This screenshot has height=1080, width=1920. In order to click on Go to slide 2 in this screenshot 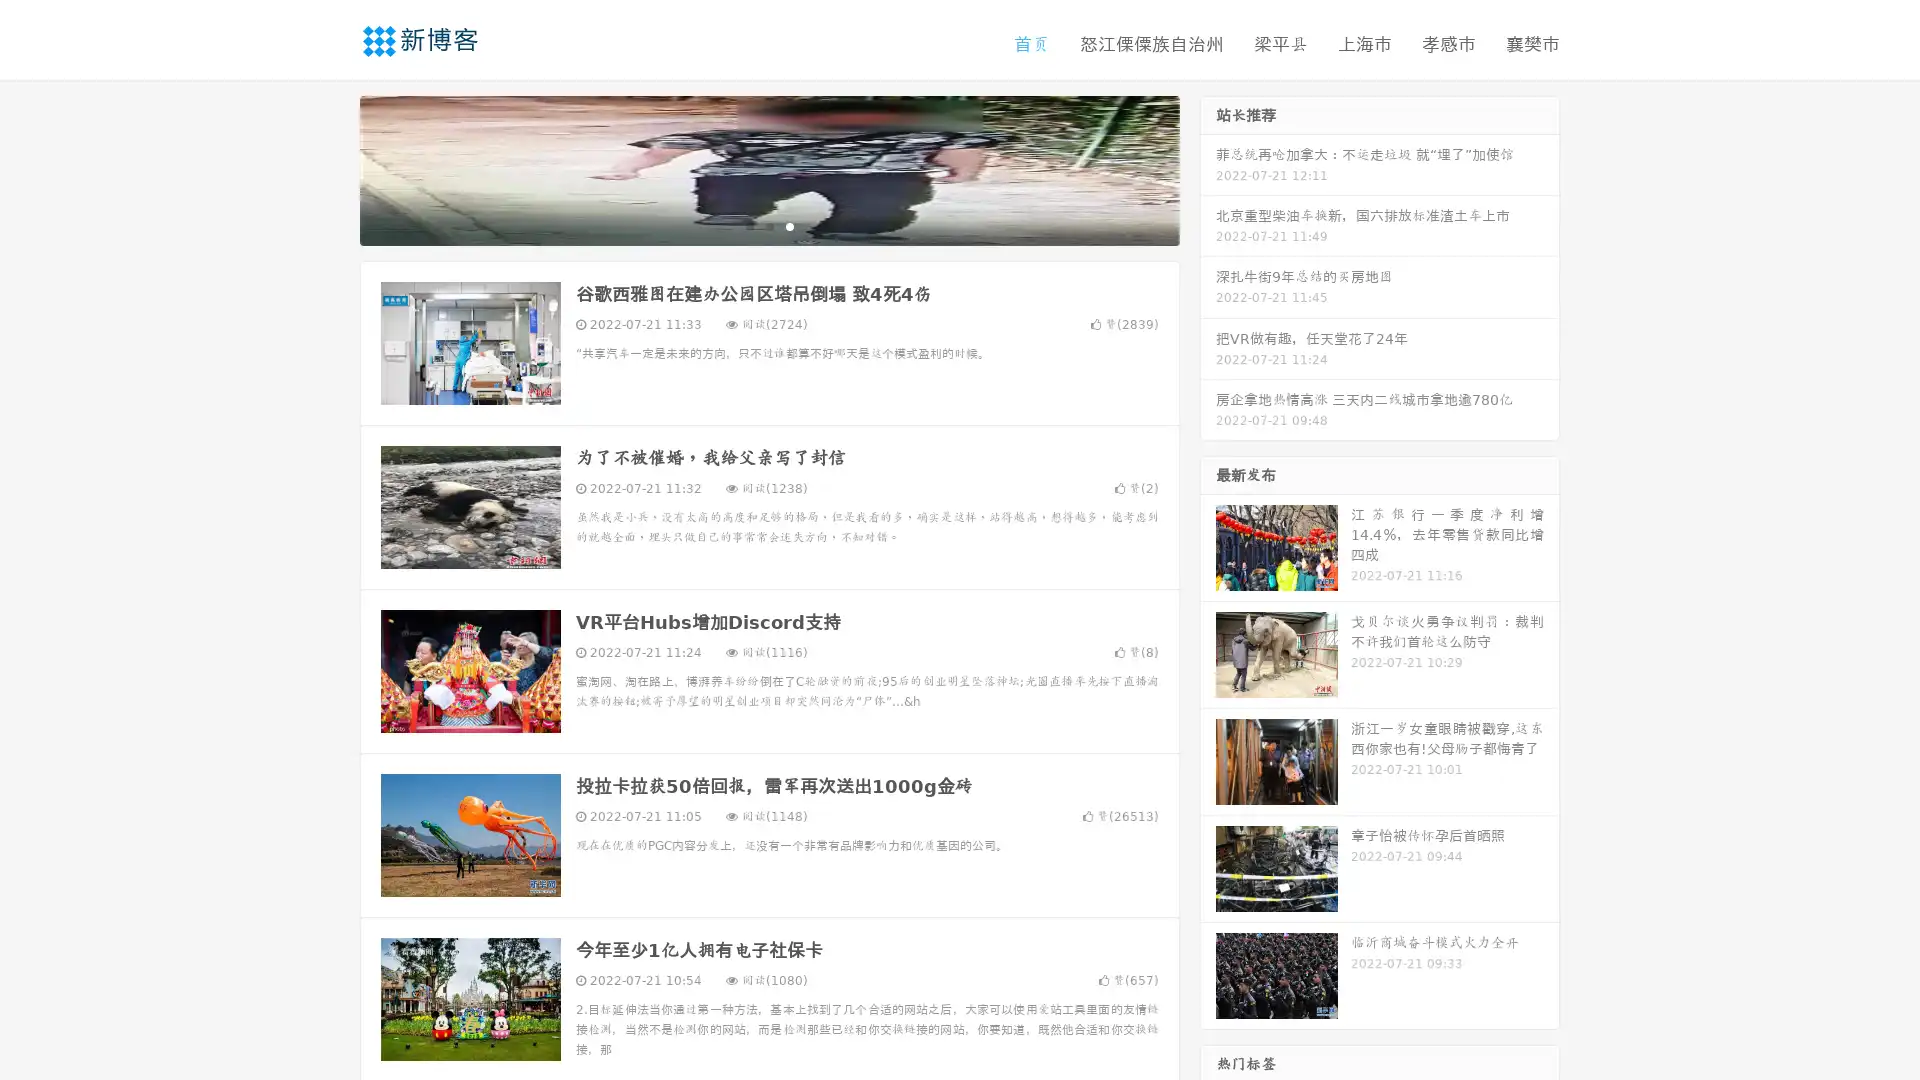, I will do `click(768, 225)`.